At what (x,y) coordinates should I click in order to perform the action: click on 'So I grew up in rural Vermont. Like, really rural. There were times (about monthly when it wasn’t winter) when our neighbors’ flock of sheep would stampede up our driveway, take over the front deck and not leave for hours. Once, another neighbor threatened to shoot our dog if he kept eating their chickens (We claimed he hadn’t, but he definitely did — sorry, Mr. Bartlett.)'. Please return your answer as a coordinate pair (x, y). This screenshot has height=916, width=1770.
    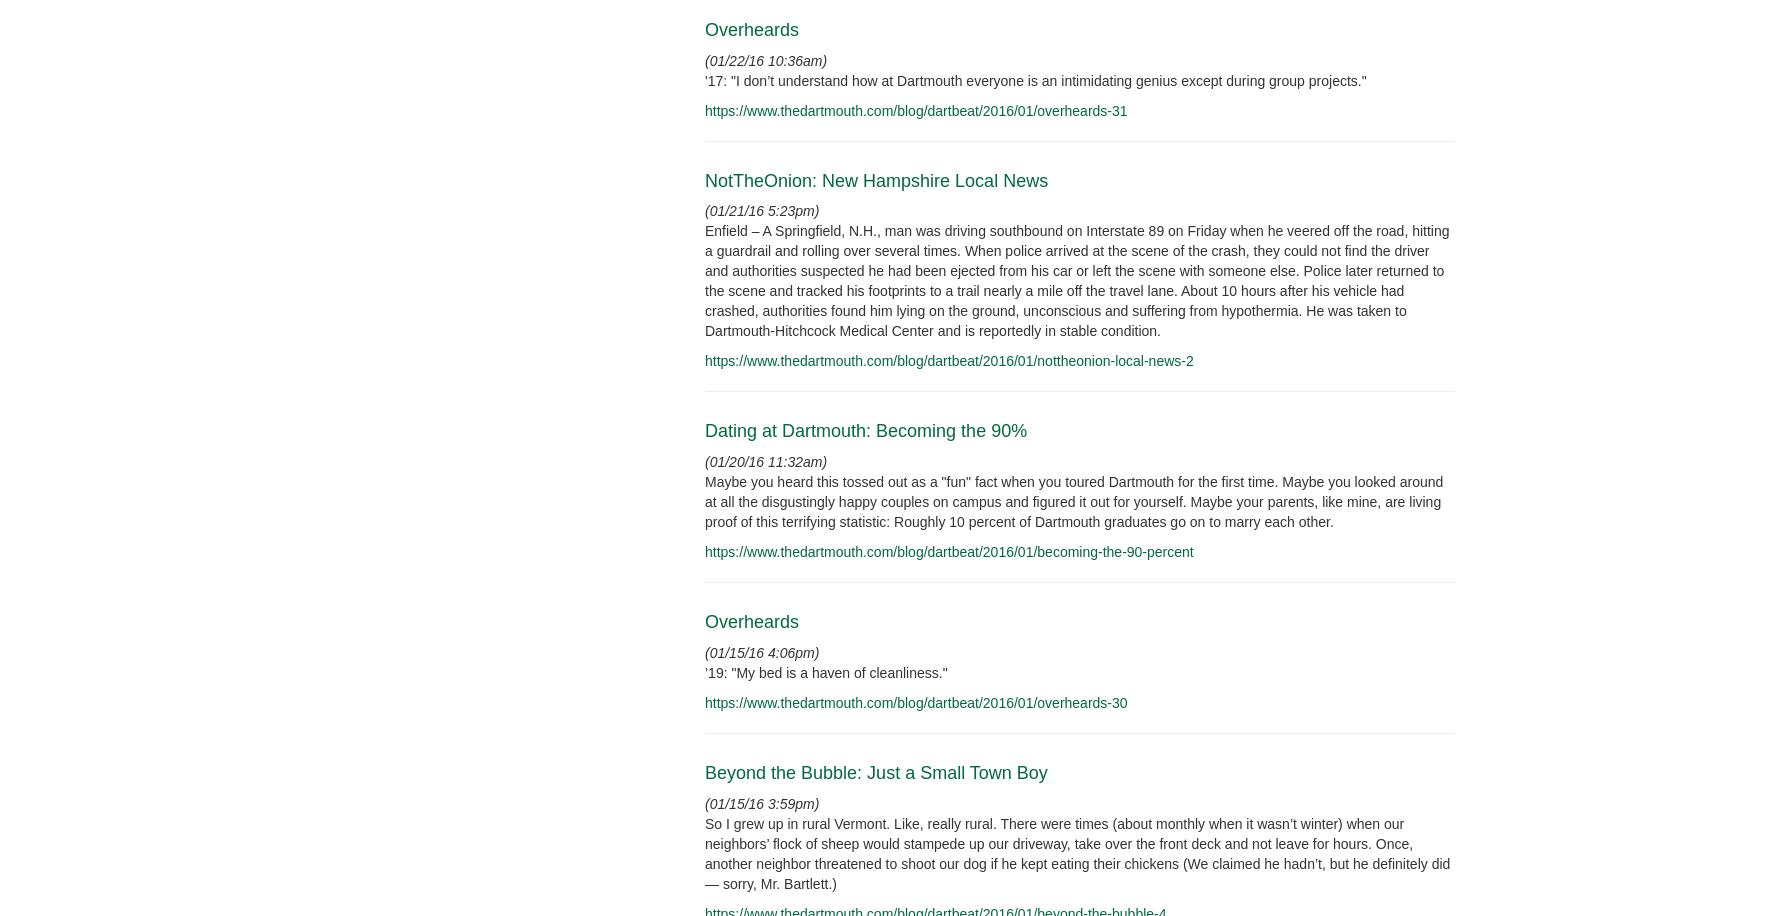
    Looking at the image, I should click on (703, 852).